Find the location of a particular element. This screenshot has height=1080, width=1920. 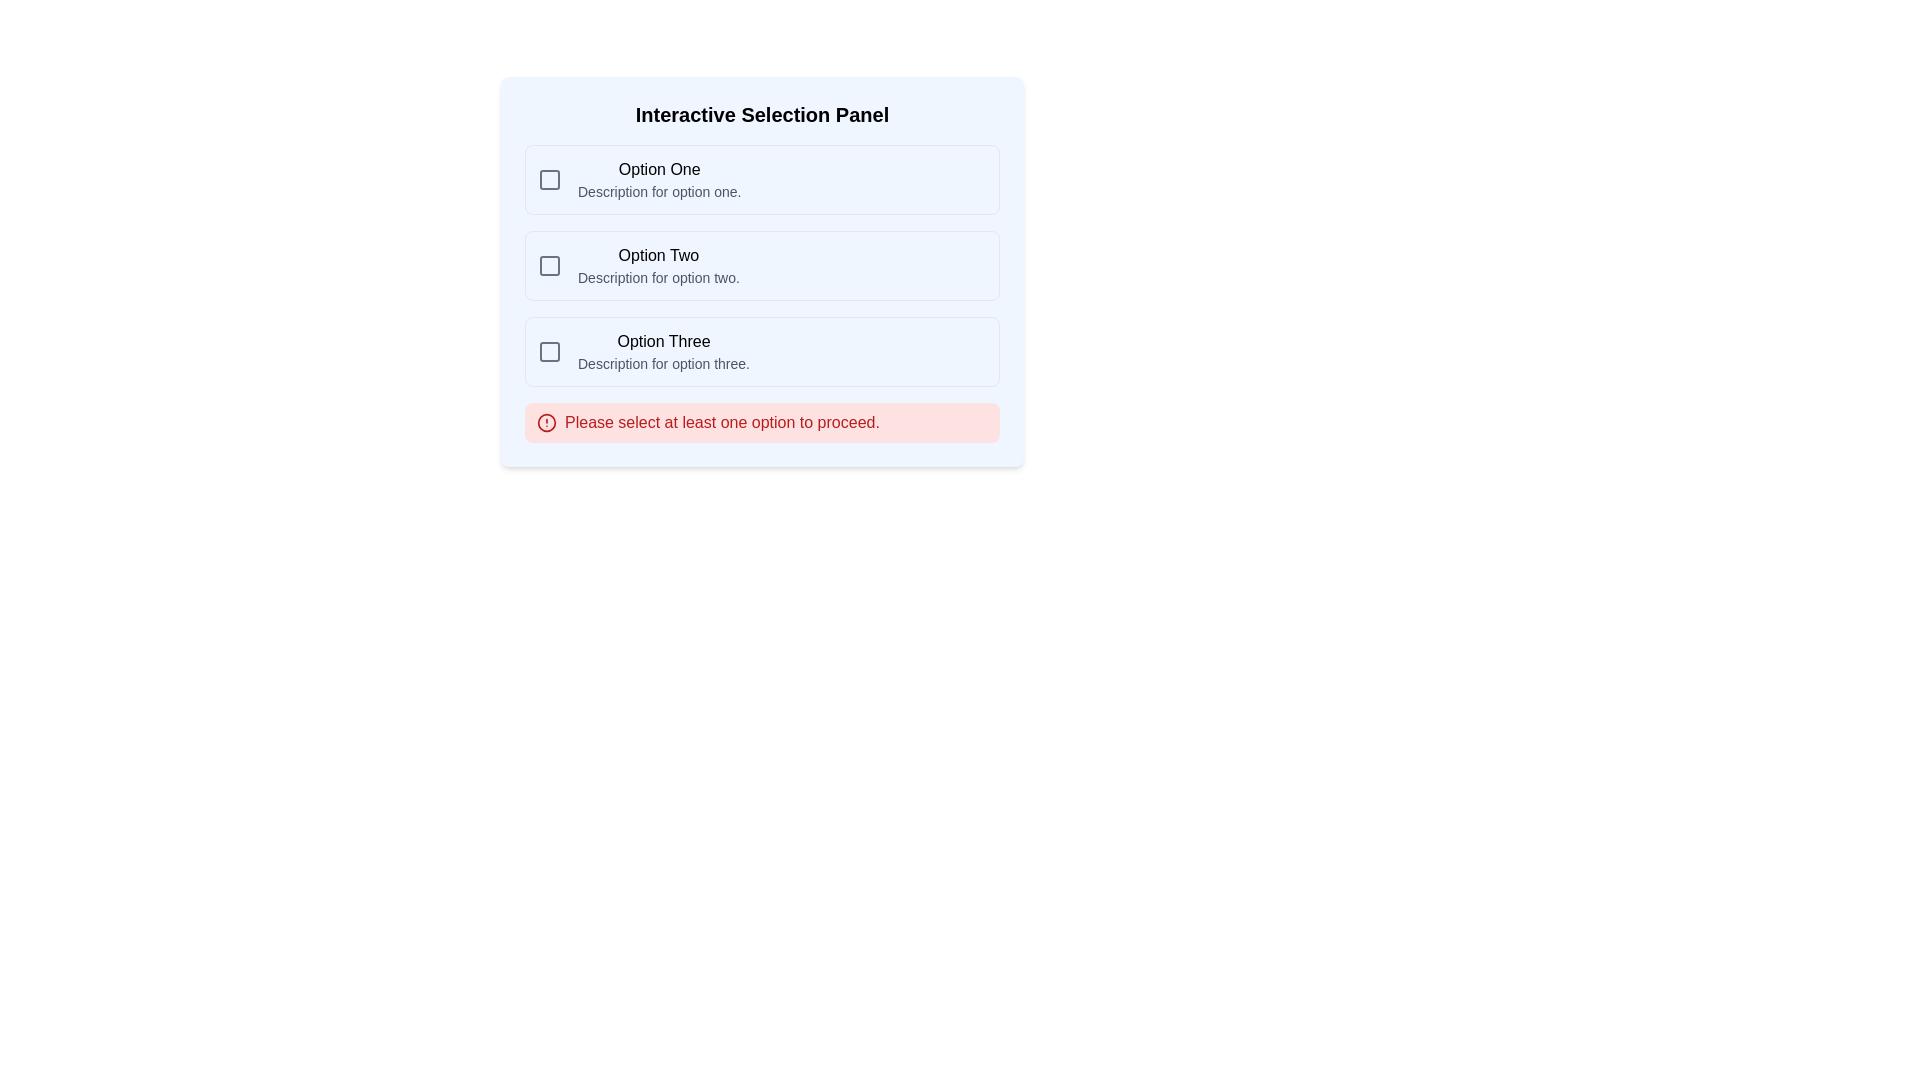

text from the text label displaying 'Option Two' with the description 'Description for option two.' is located at coordinates (658, 265).